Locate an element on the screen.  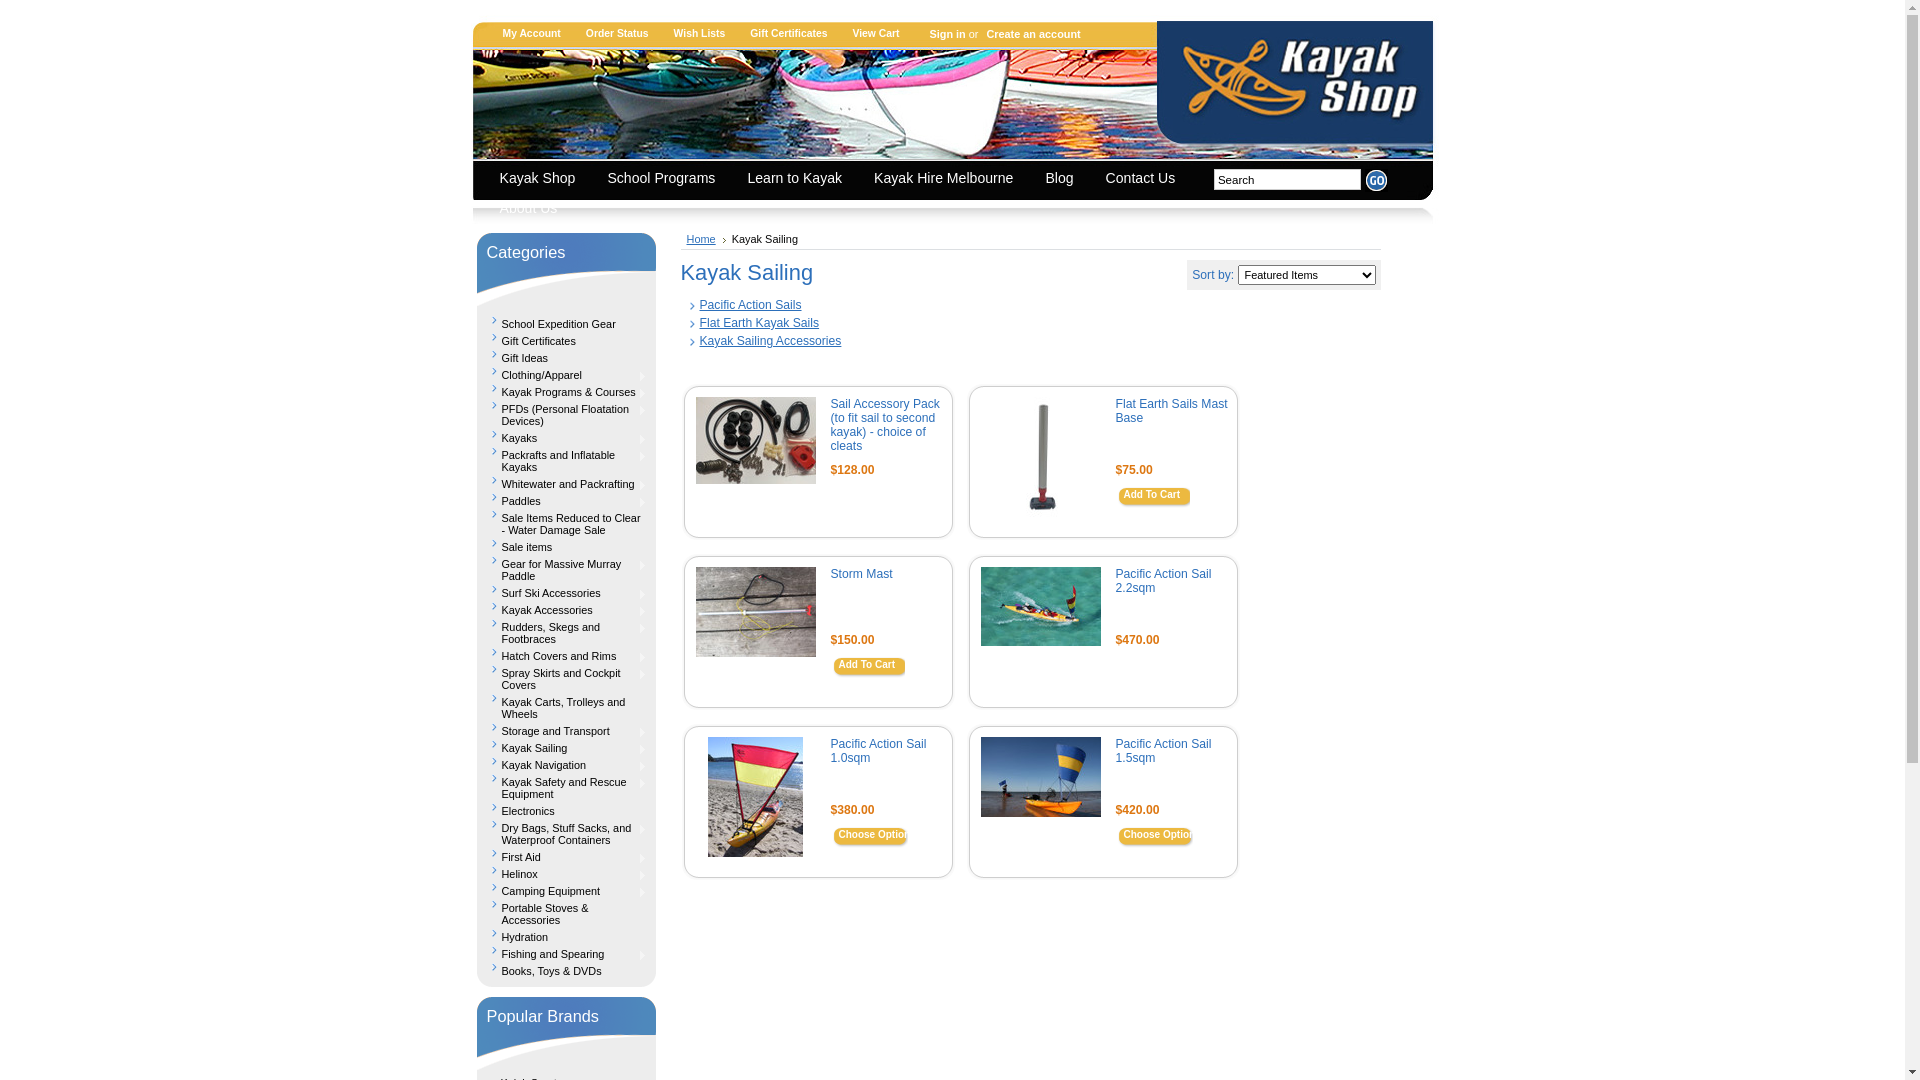
'Flat Earth Kayak Sails' is located at coordinates (758, 322).